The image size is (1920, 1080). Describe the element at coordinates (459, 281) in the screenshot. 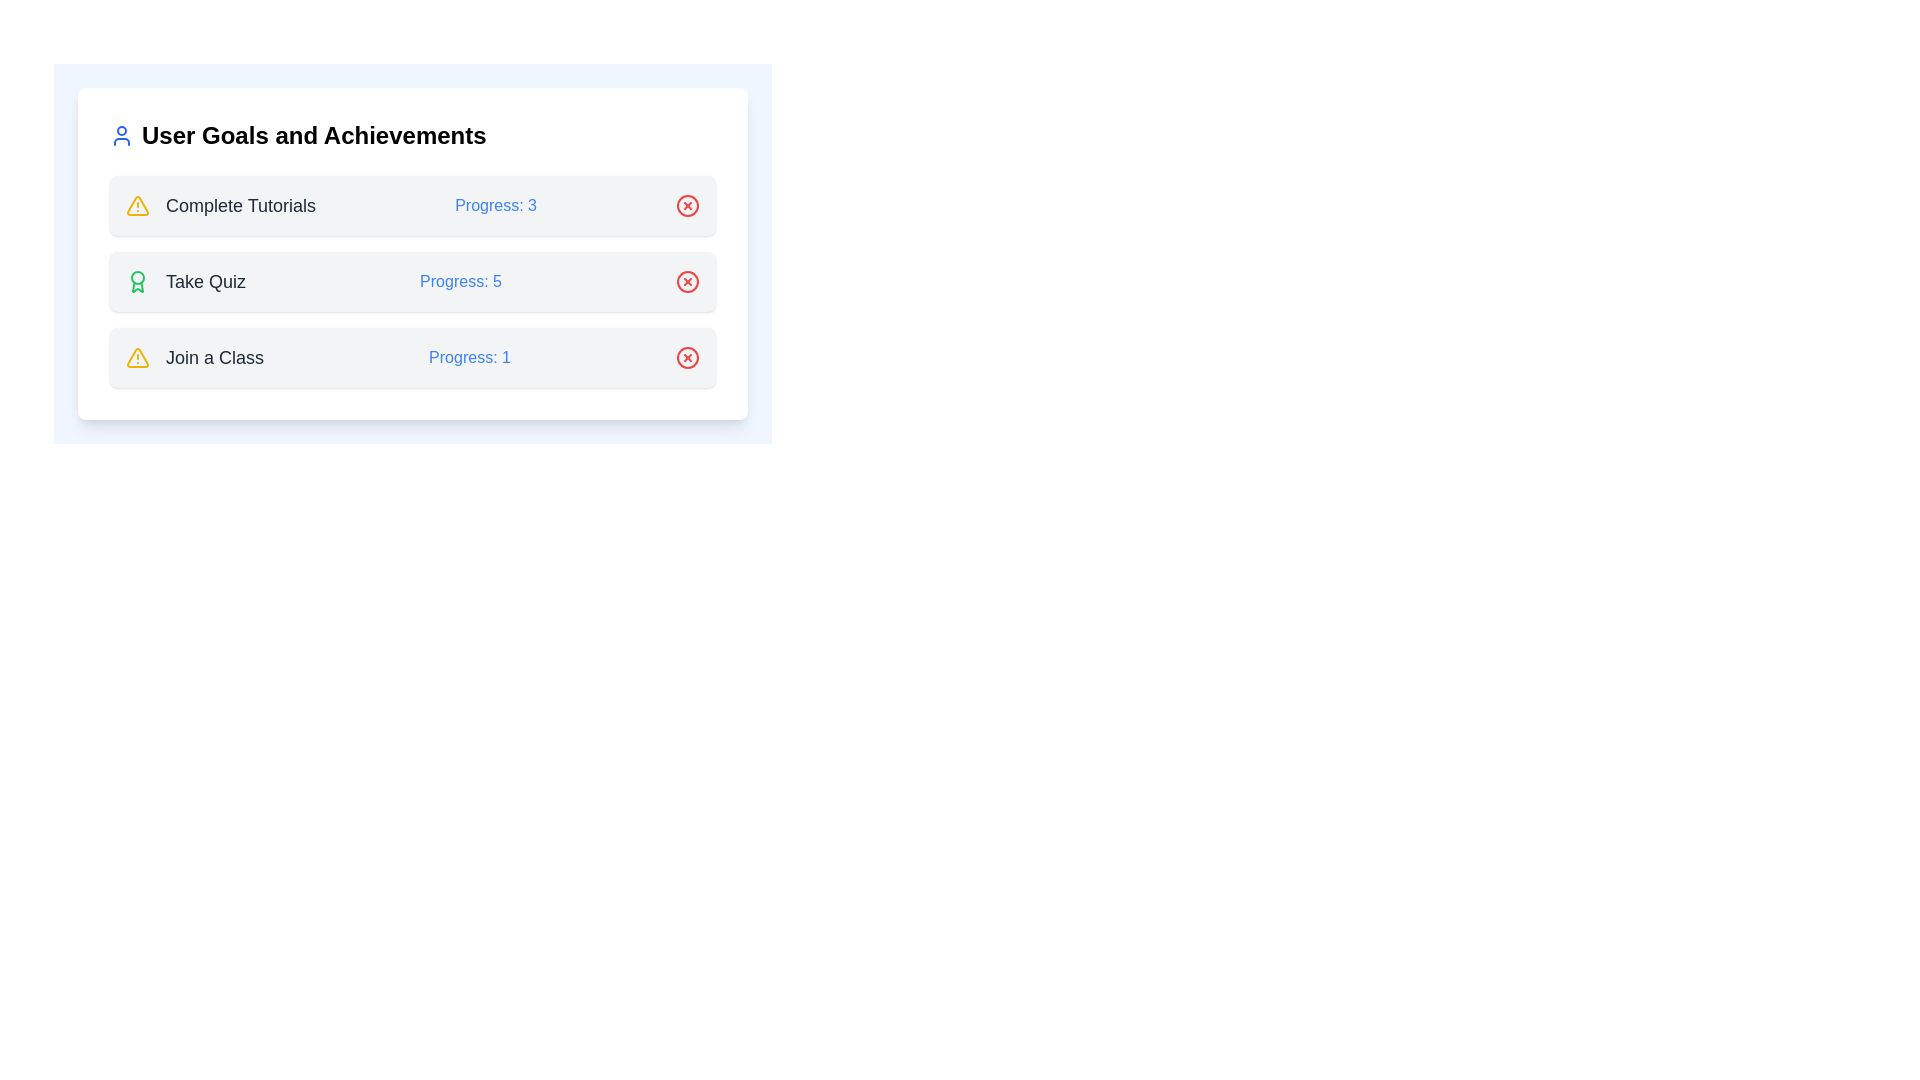

I see `the 'Progress: 5' text label, which is styled in blue and located next to the 'Take Quiz' label in the 'User Goals and Achievements' list` at that location.